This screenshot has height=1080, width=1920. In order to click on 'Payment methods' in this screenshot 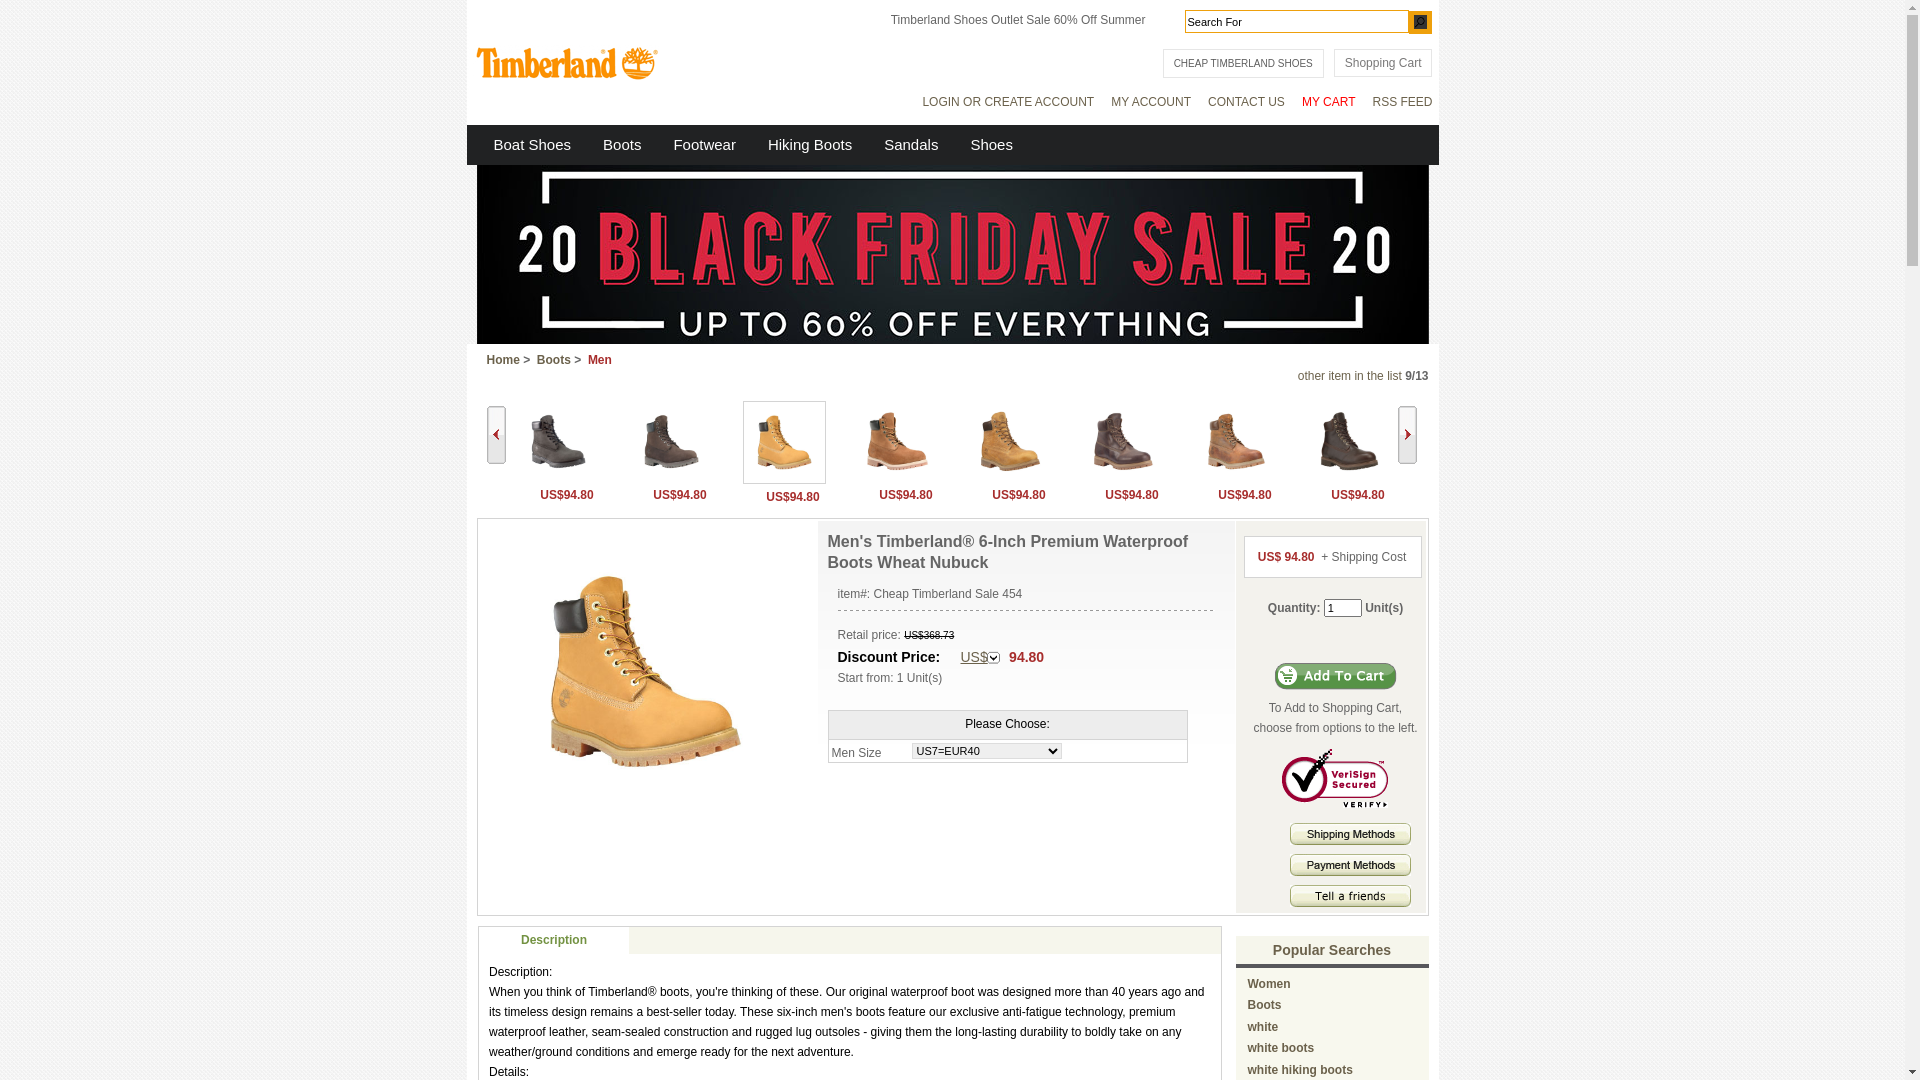, I will do `click(1350, 870)`.